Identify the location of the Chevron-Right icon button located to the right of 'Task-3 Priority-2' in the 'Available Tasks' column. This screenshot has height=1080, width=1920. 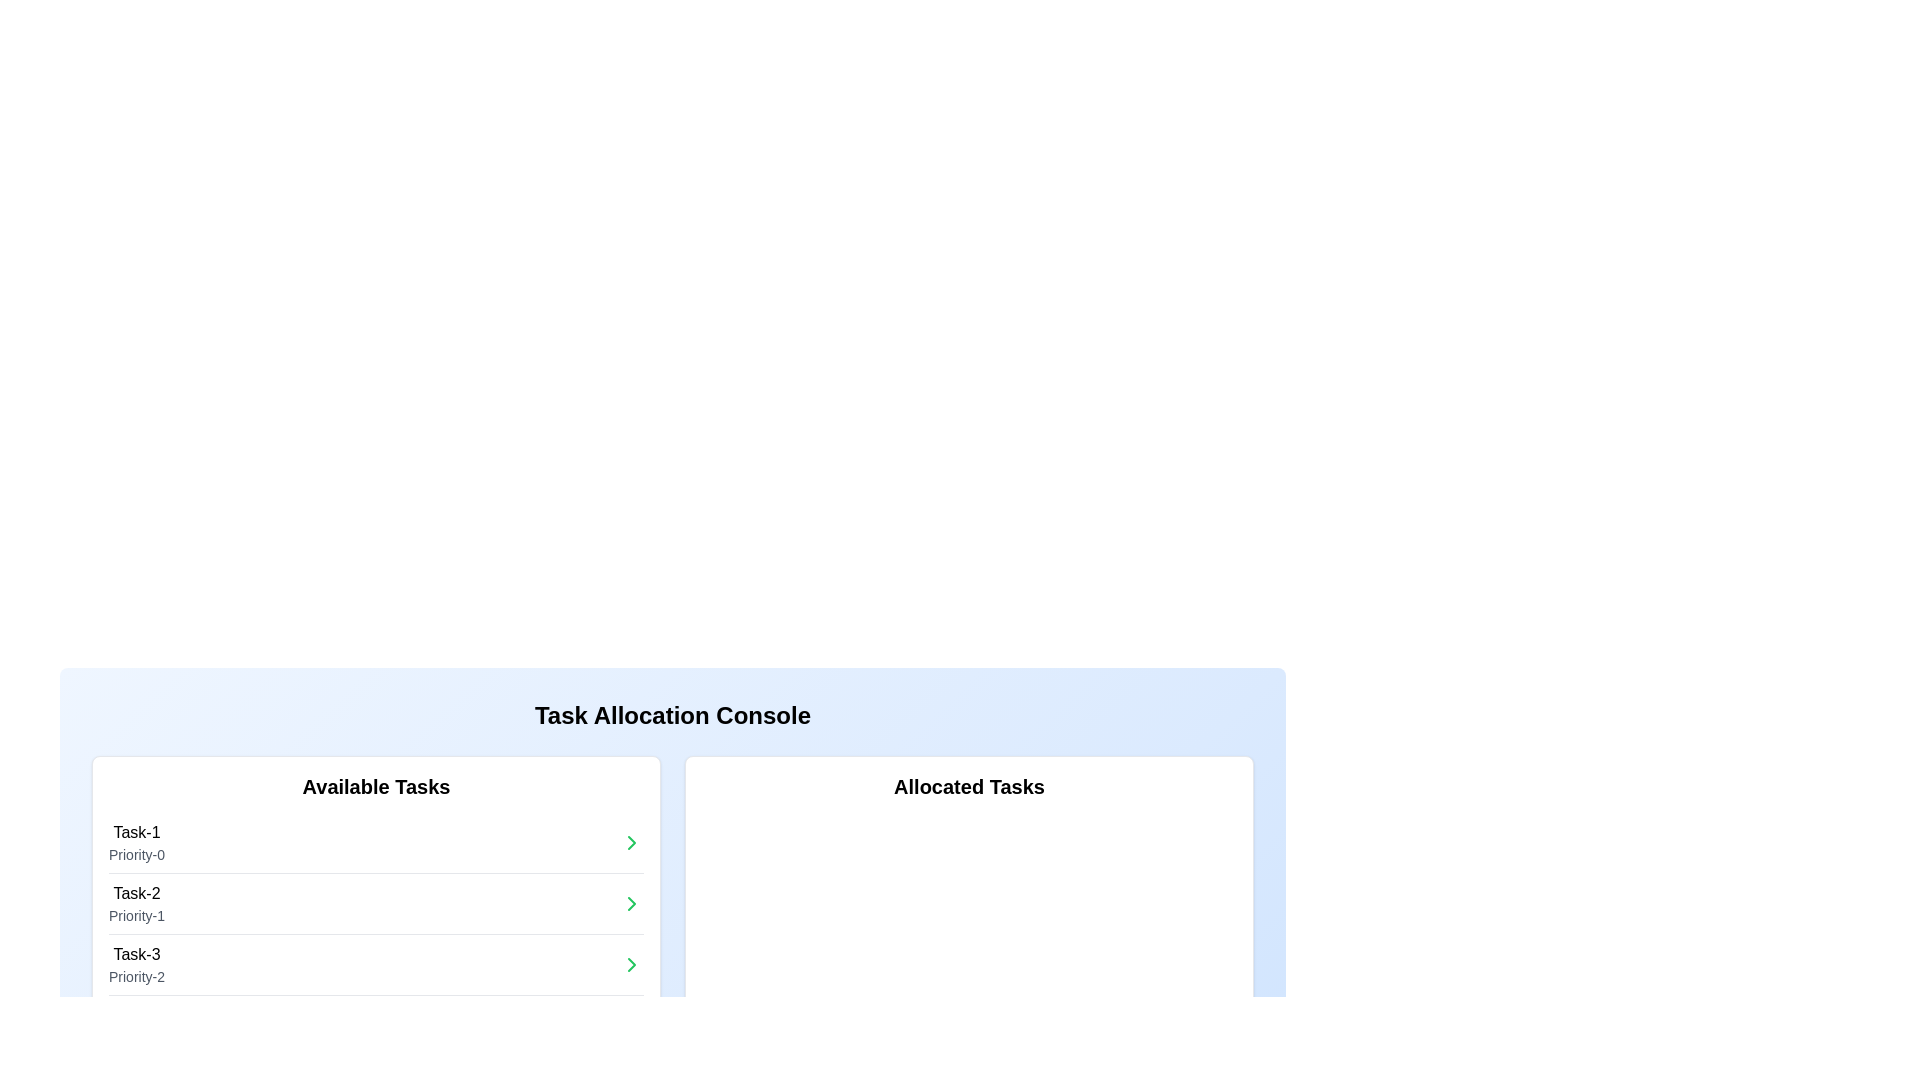
(631, 963).